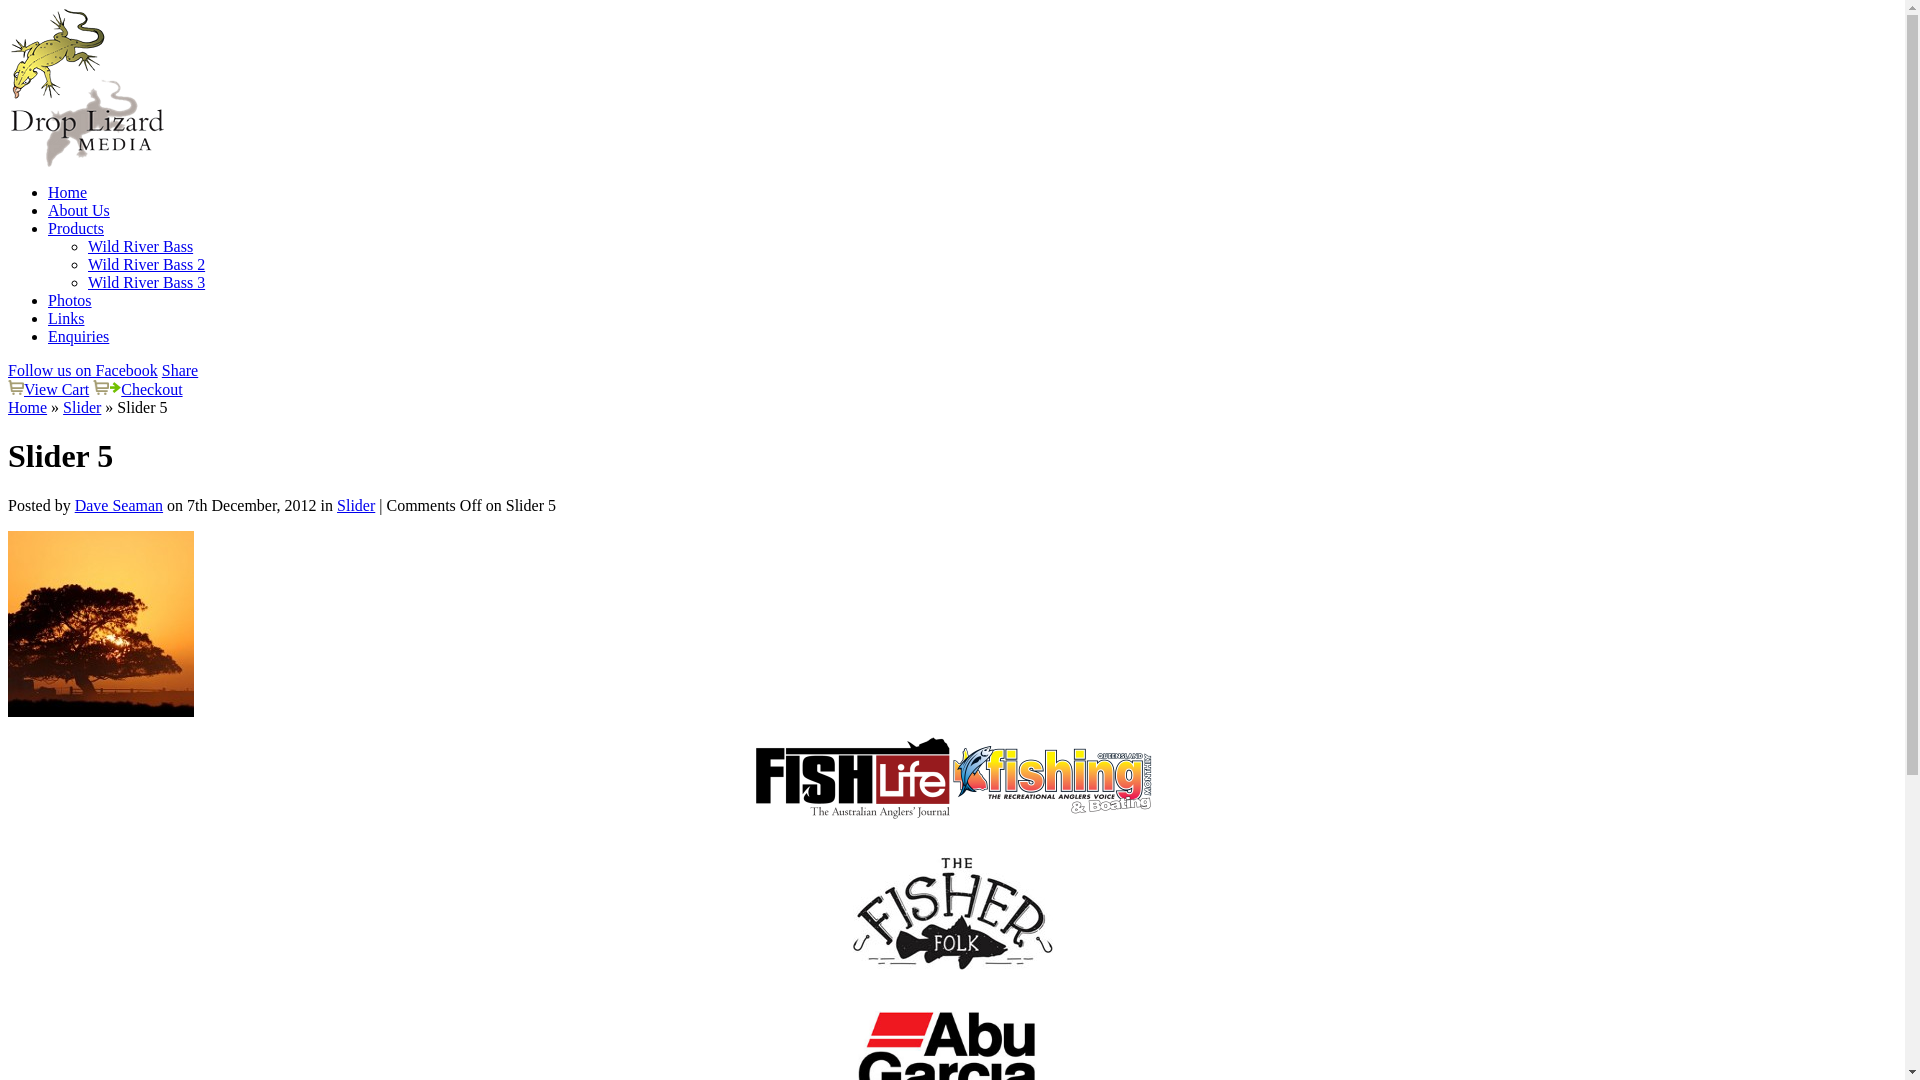 The width and height of the screenshot is (1920, 1080). What do you see at coordinates (336, 504) in the screenshot?
I see `'Slider'` at bounding box center [336, 504].